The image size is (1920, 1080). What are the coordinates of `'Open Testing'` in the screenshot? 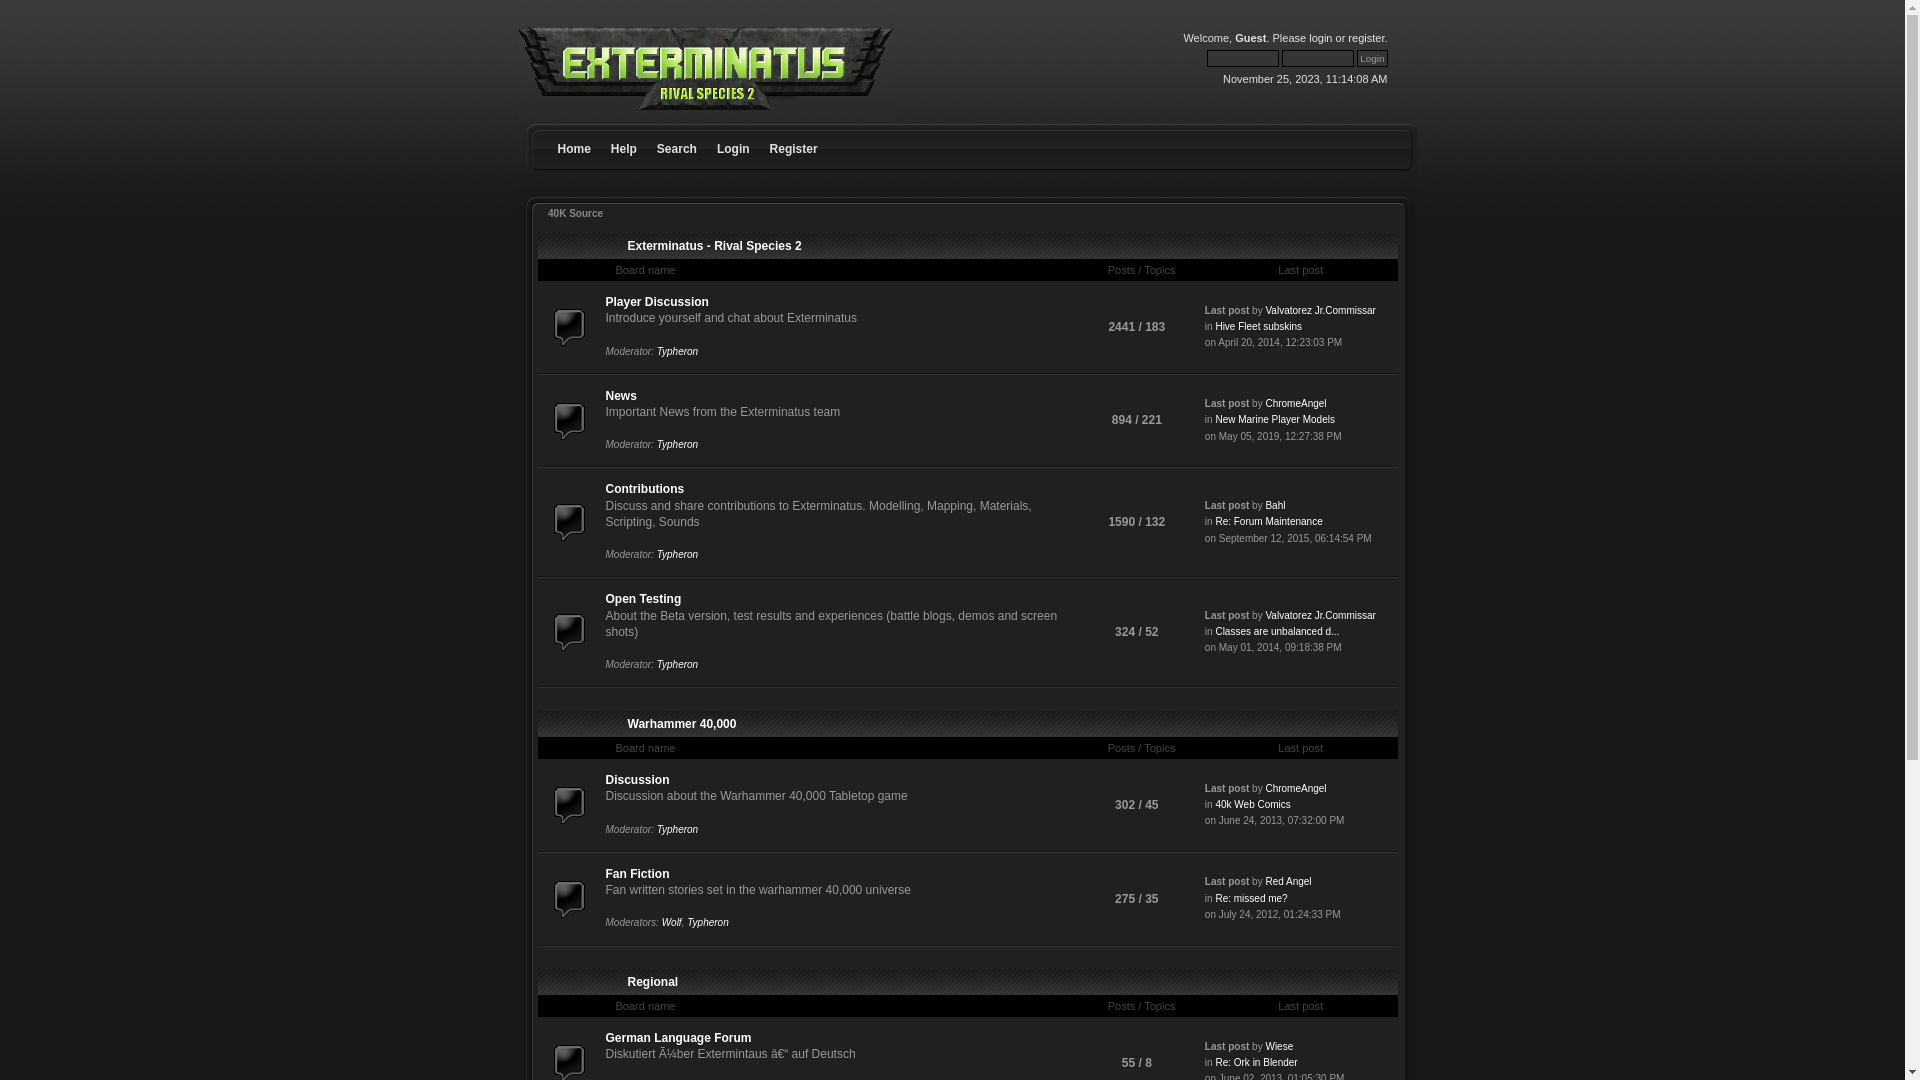 It's located at (643, 597).